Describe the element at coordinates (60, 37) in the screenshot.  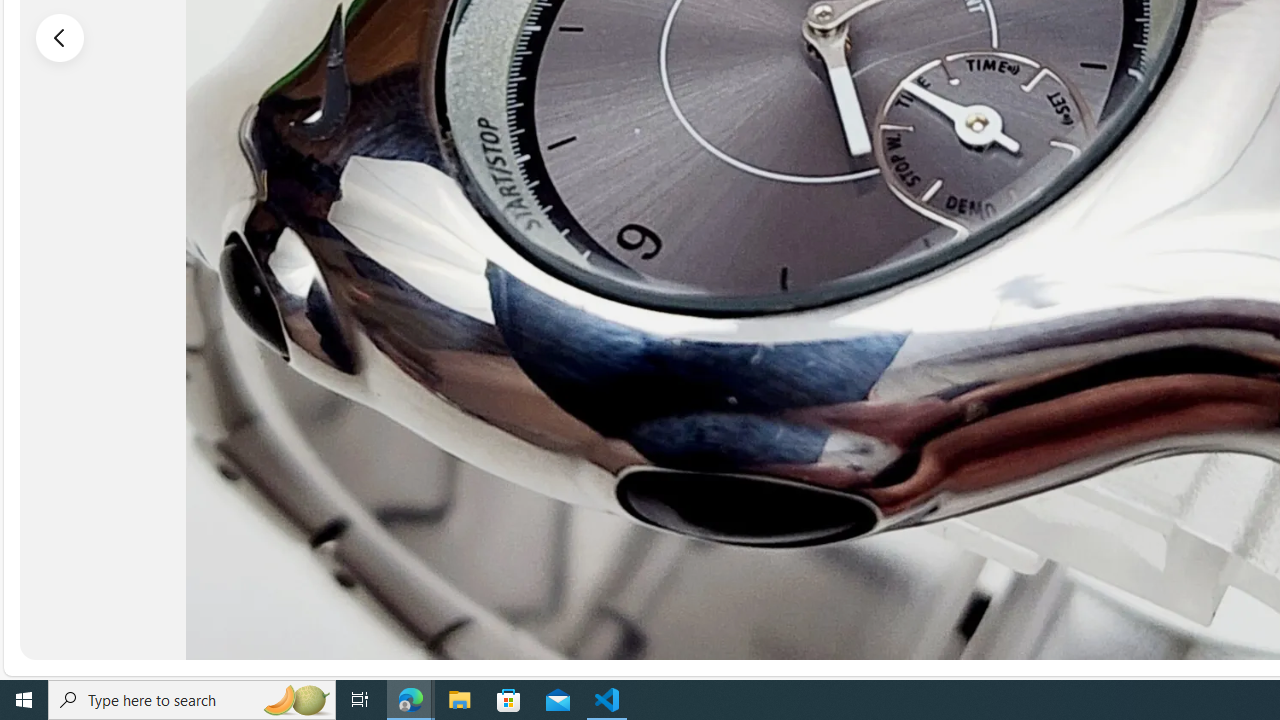
I see `'Previous image - Item images thumbnails'` at that location.